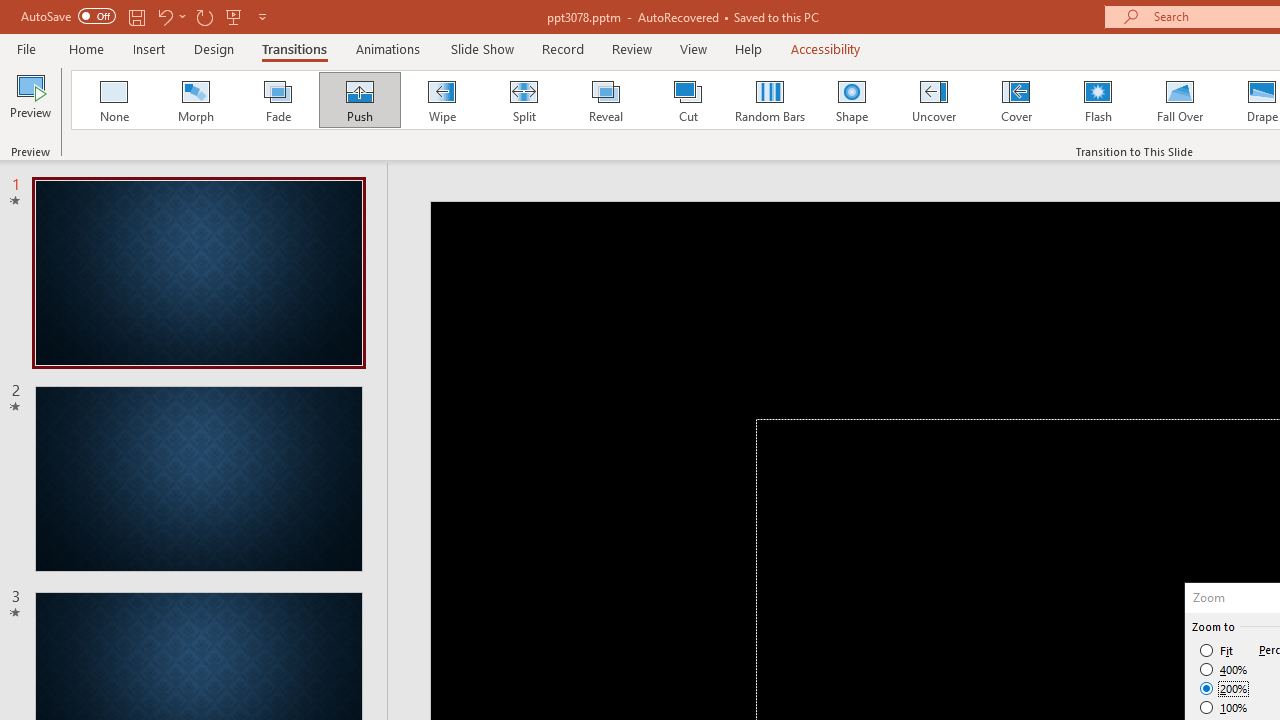 The image size is (1280, 720). What do you see at coordinates (523, 100) in the screenshot?
I see `'Split'` at bounding box center [523, 100].